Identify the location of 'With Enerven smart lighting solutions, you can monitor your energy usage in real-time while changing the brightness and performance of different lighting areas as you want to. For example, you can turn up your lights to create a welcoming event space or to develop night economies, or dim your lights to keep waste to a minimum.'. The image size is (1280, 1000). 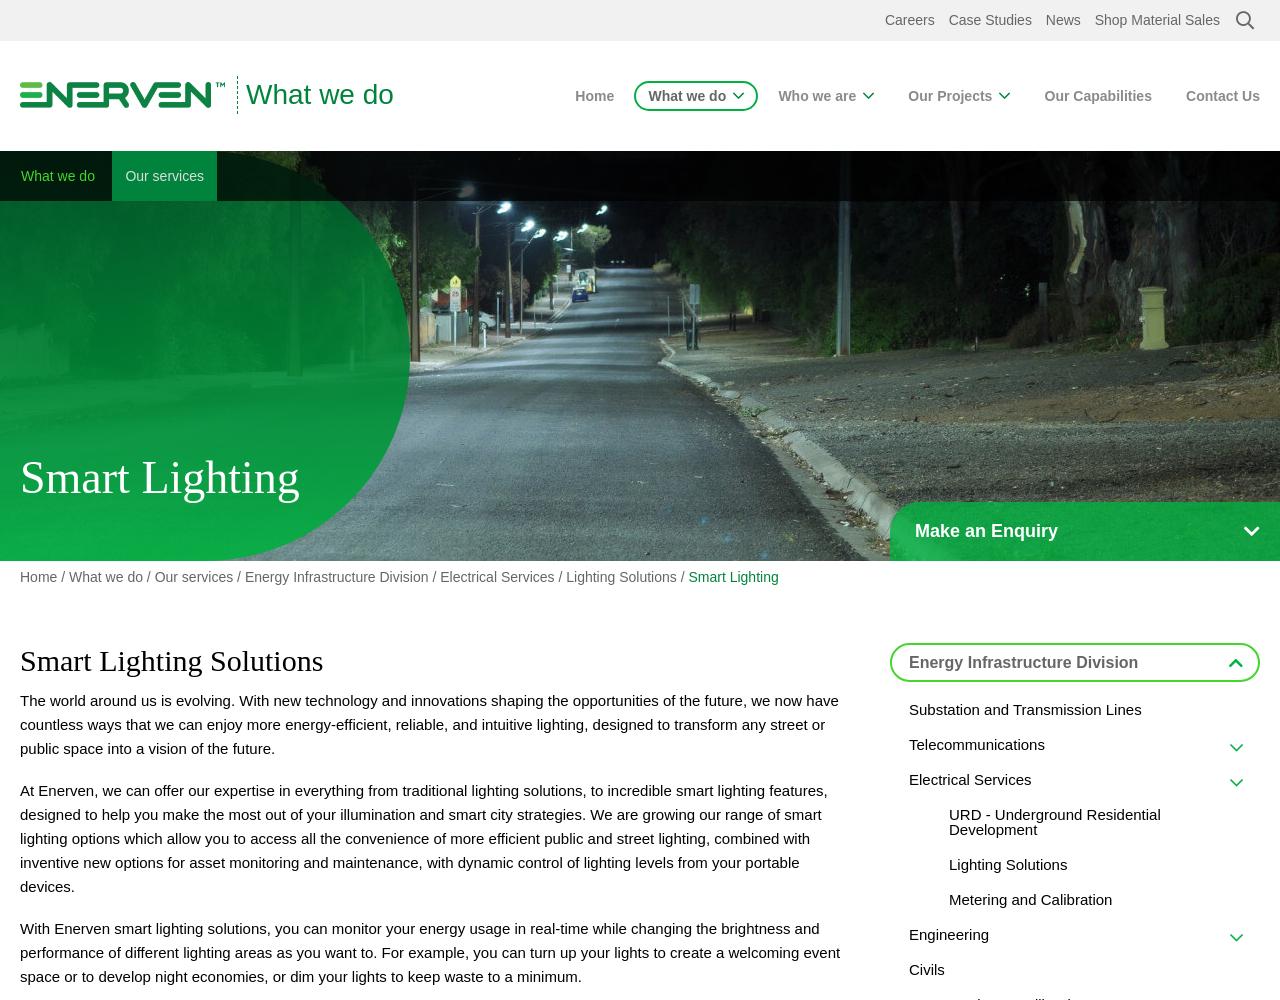
(428, 951).